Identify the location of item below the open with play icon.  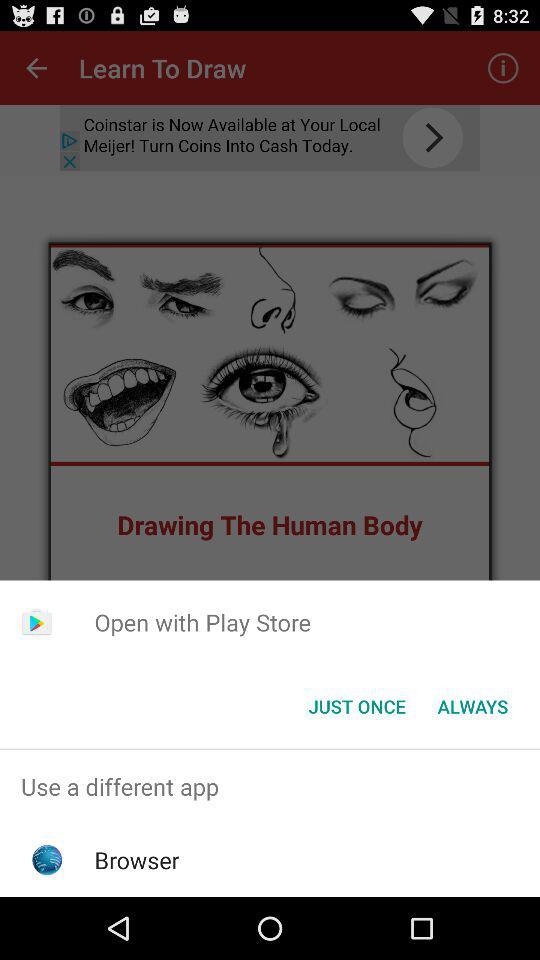
(356, 706).